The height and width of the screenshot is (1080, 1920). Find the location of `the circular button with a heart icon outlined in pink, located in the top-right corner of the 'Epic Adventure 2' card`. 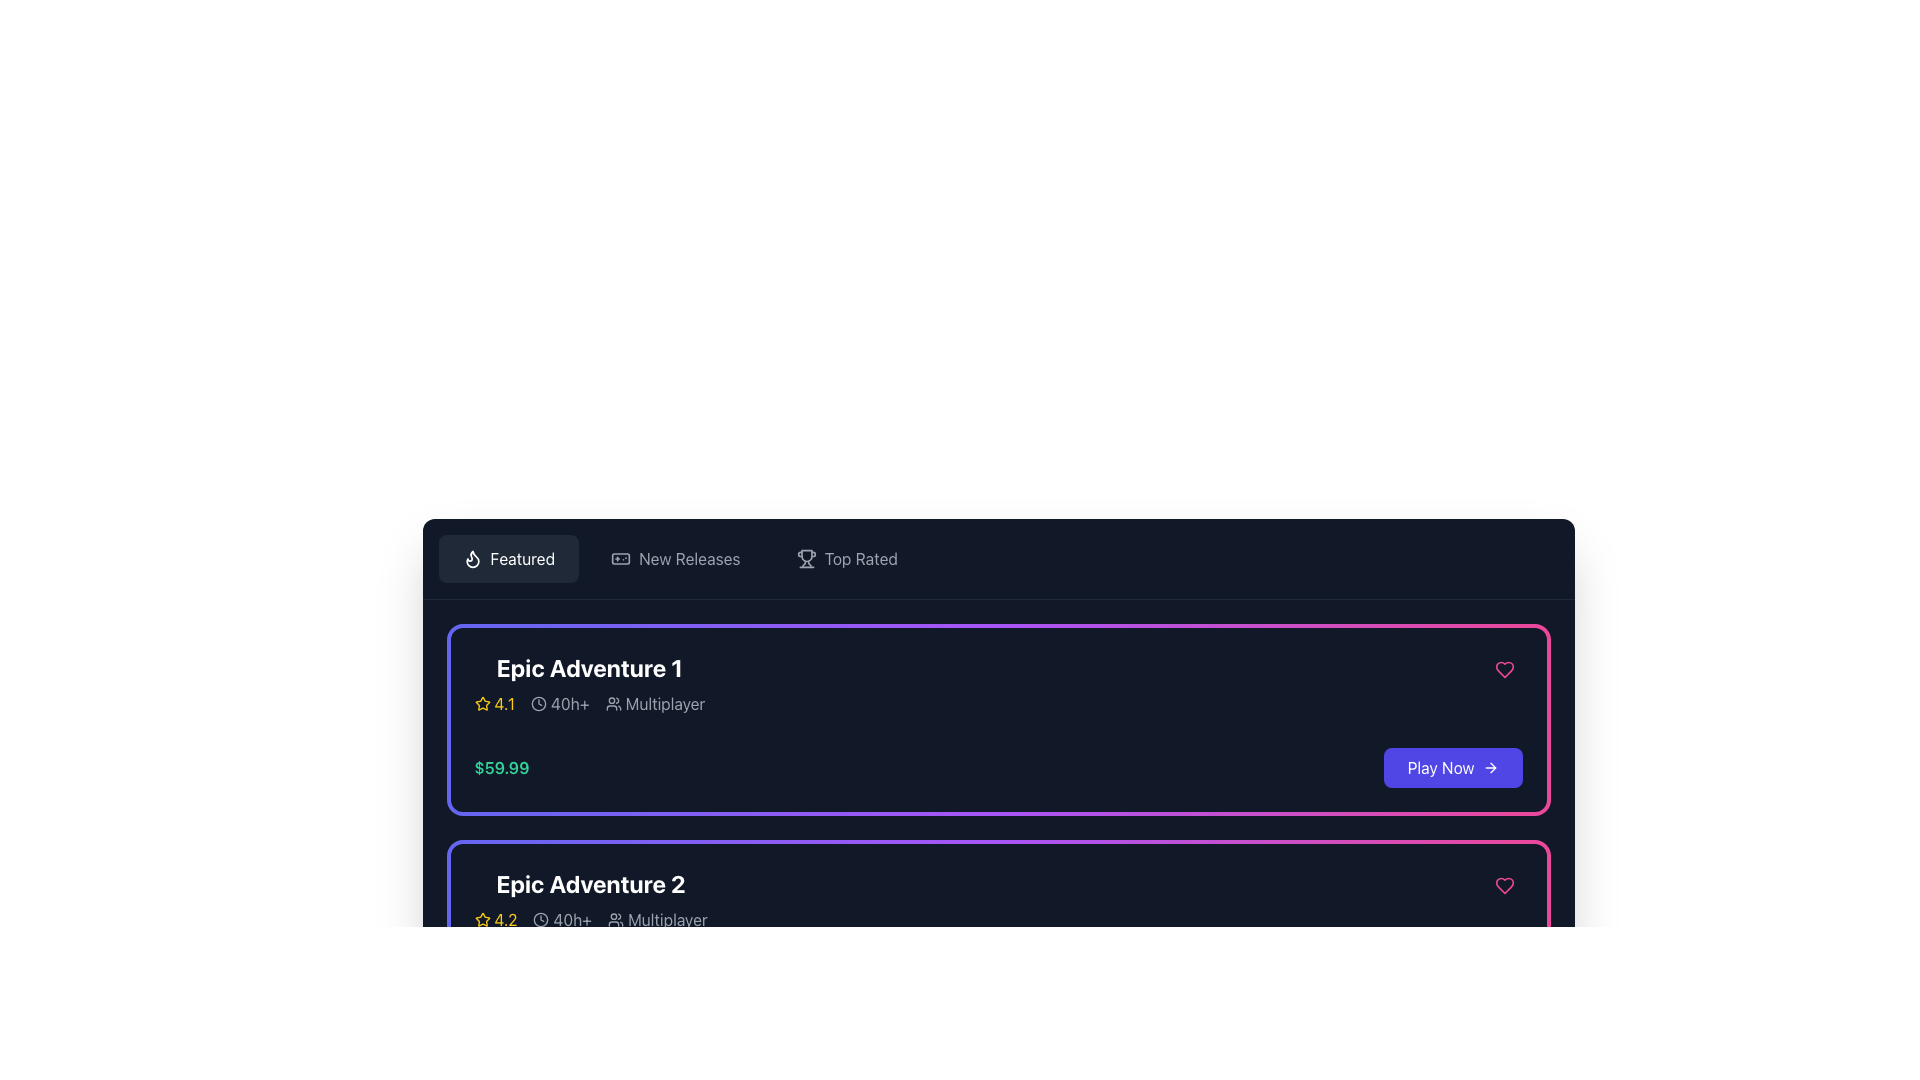

the circular button with a heart icon outlined in pink, located in the top-right corner of the 'Epic Adventure 2' card is located at coordinates (1504, 885).